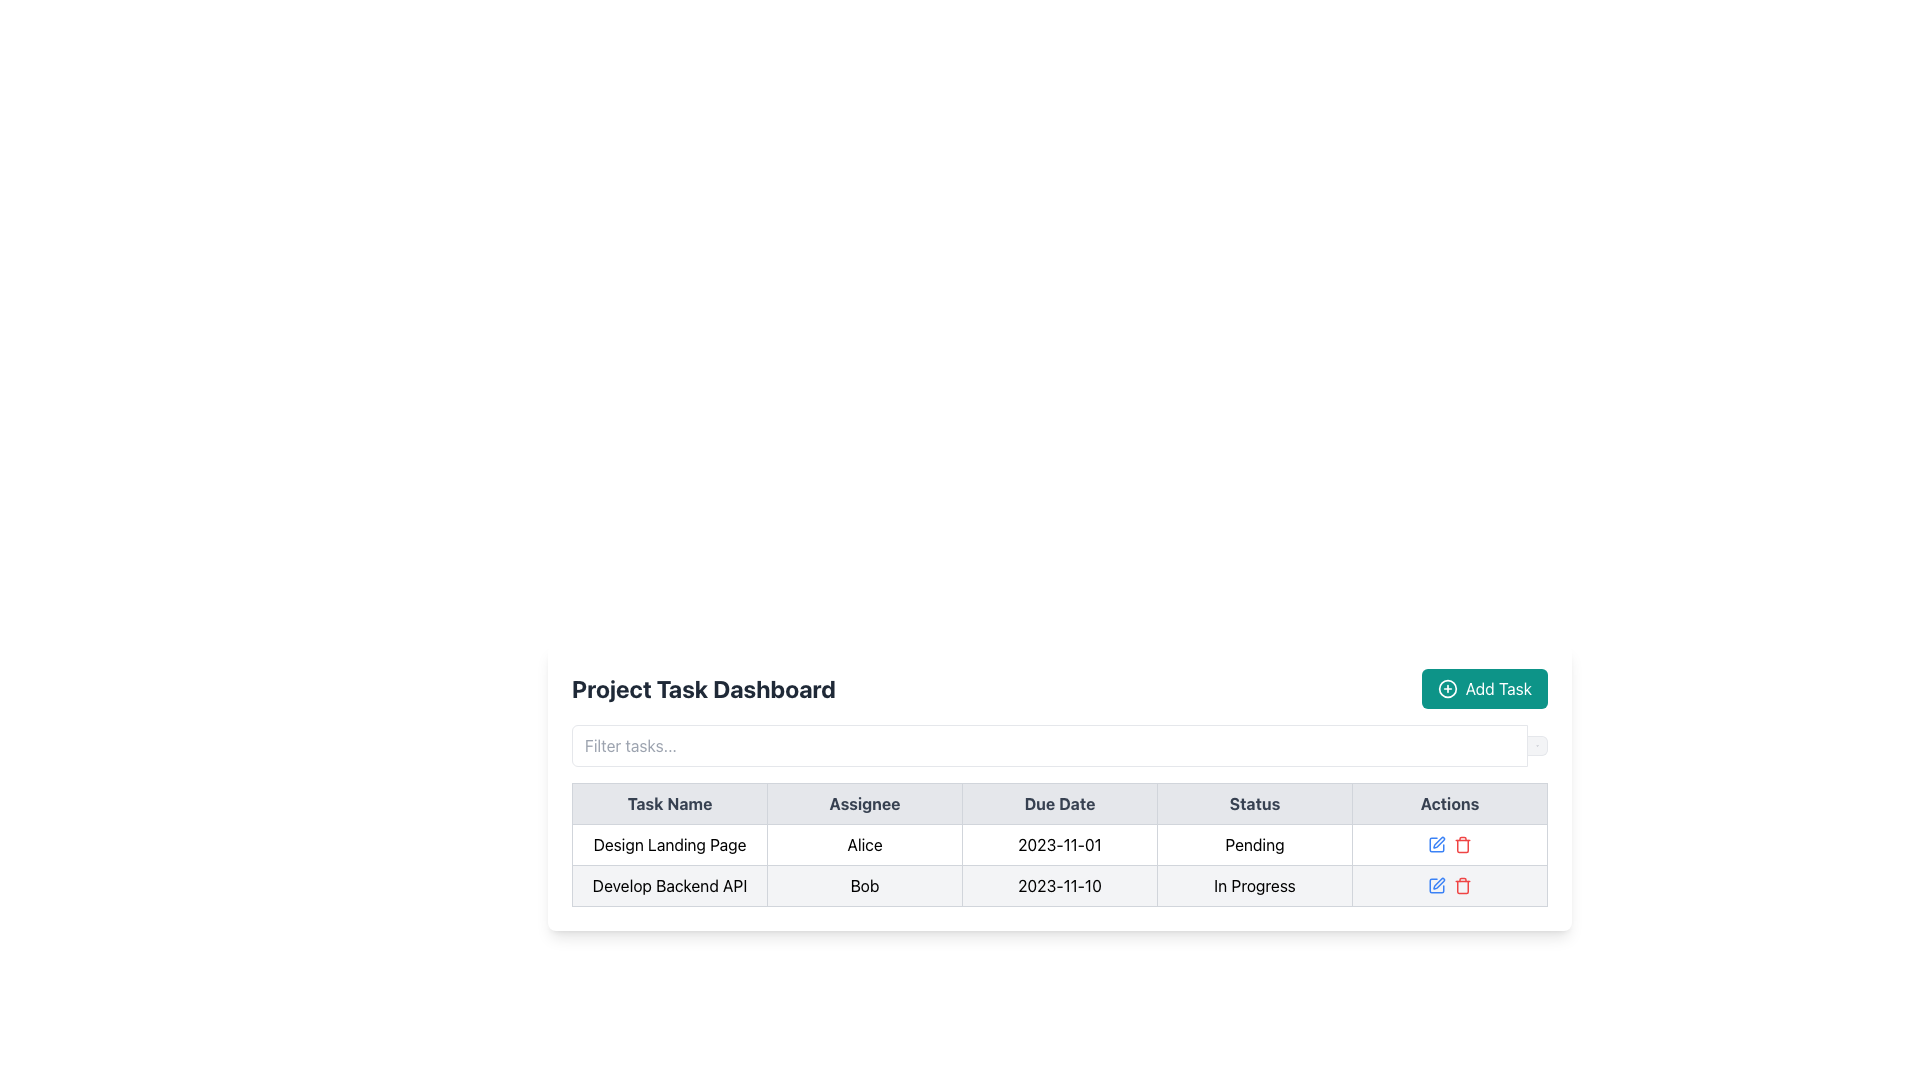 Image resolution: width=1920 pixels, height=1080 pixels. What do you see at coordinates (1449, 844) in the screenshot?
I see `the red trash can icon in the Actions column of the first data row` at bounding box center [1449, 844].